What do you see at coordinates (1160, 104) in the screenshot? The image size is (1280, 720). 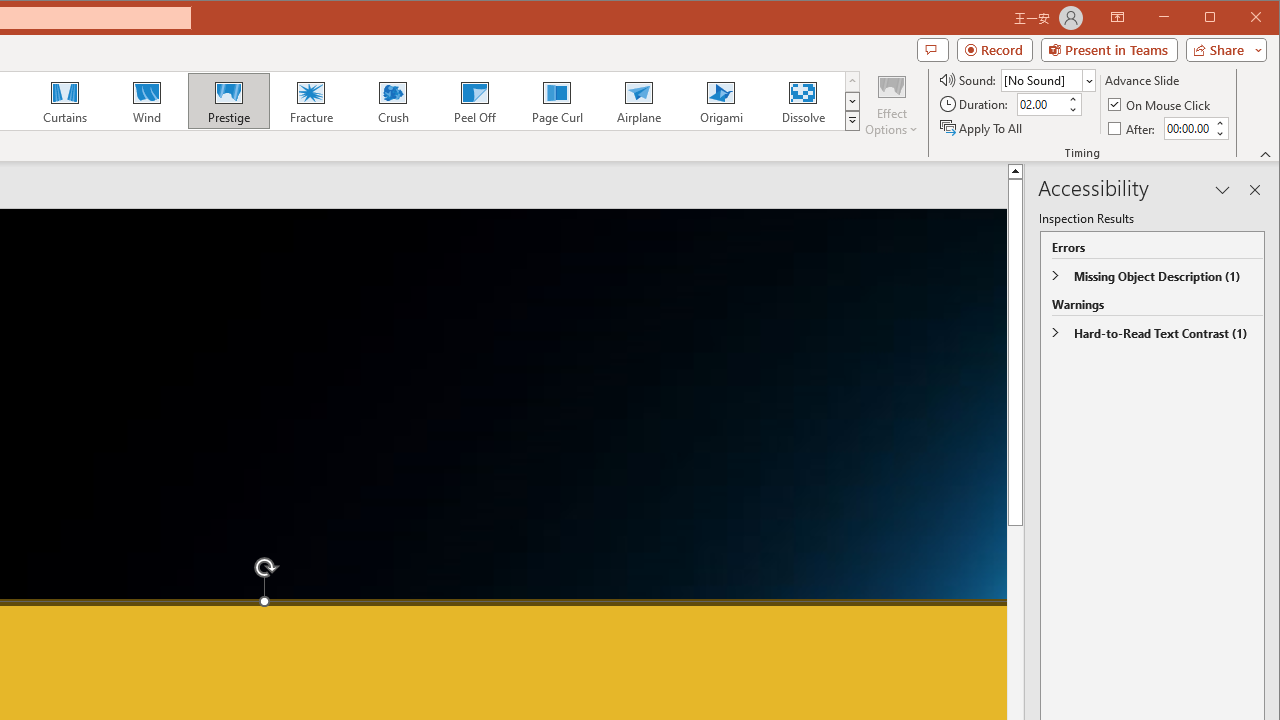 I see `'On Mouse Click'` at bounding box center [1160, 104].